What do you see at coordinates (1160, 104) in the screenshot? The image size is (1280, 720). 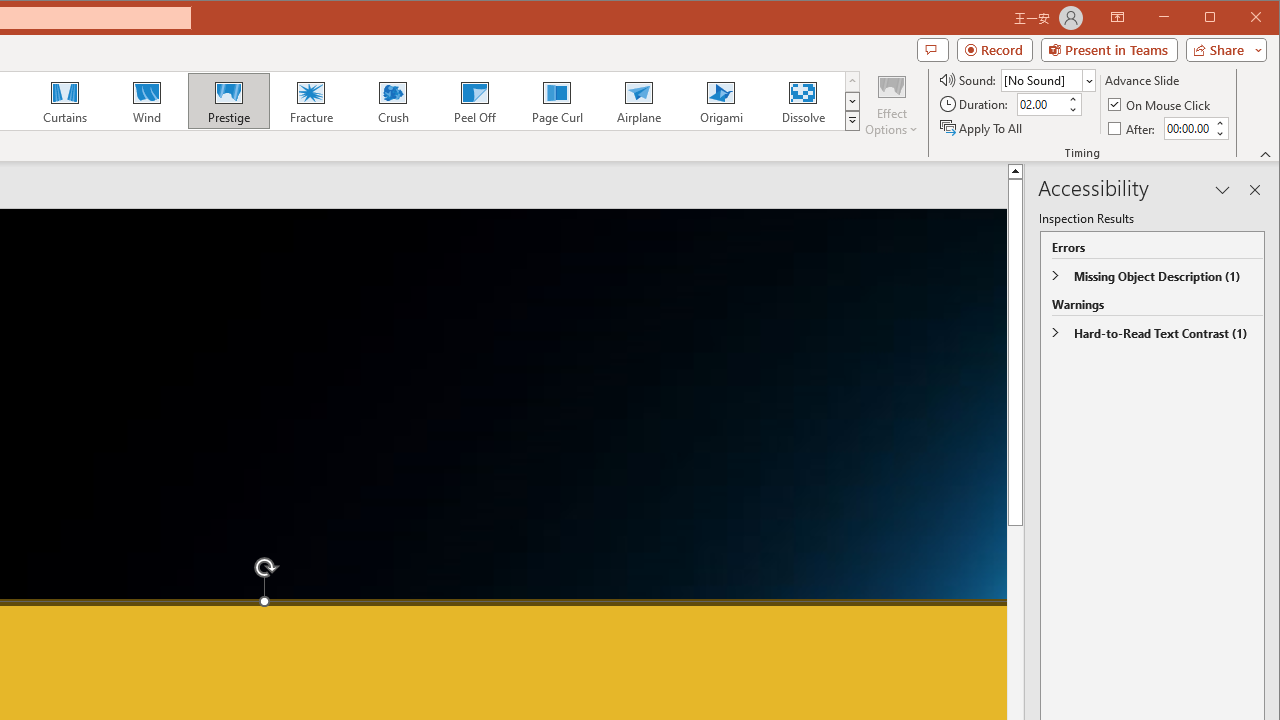 I see `'On Mouse Click'` at bounding box center [1160, 104].